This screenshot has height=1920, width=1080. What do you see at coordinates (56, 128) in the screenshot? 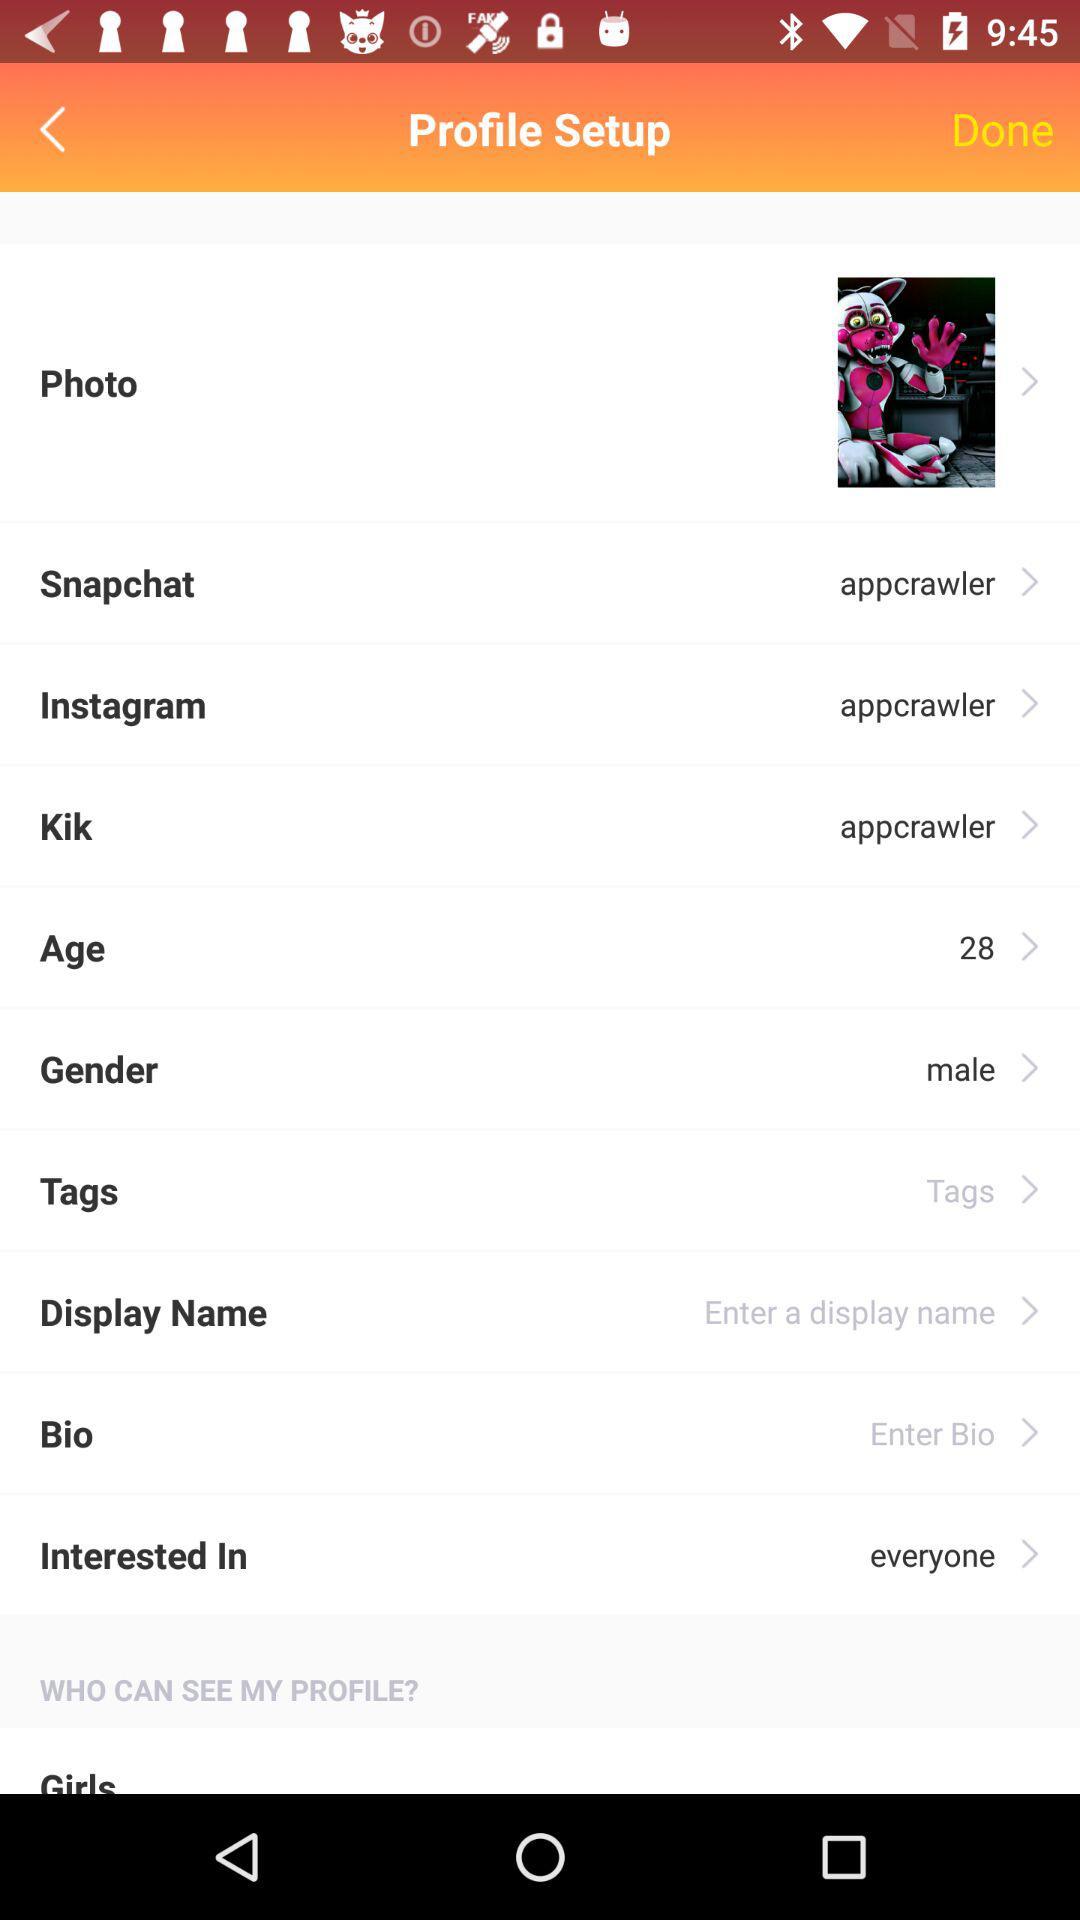
I see `the item above photo icon` at bounding box center [56, 128].